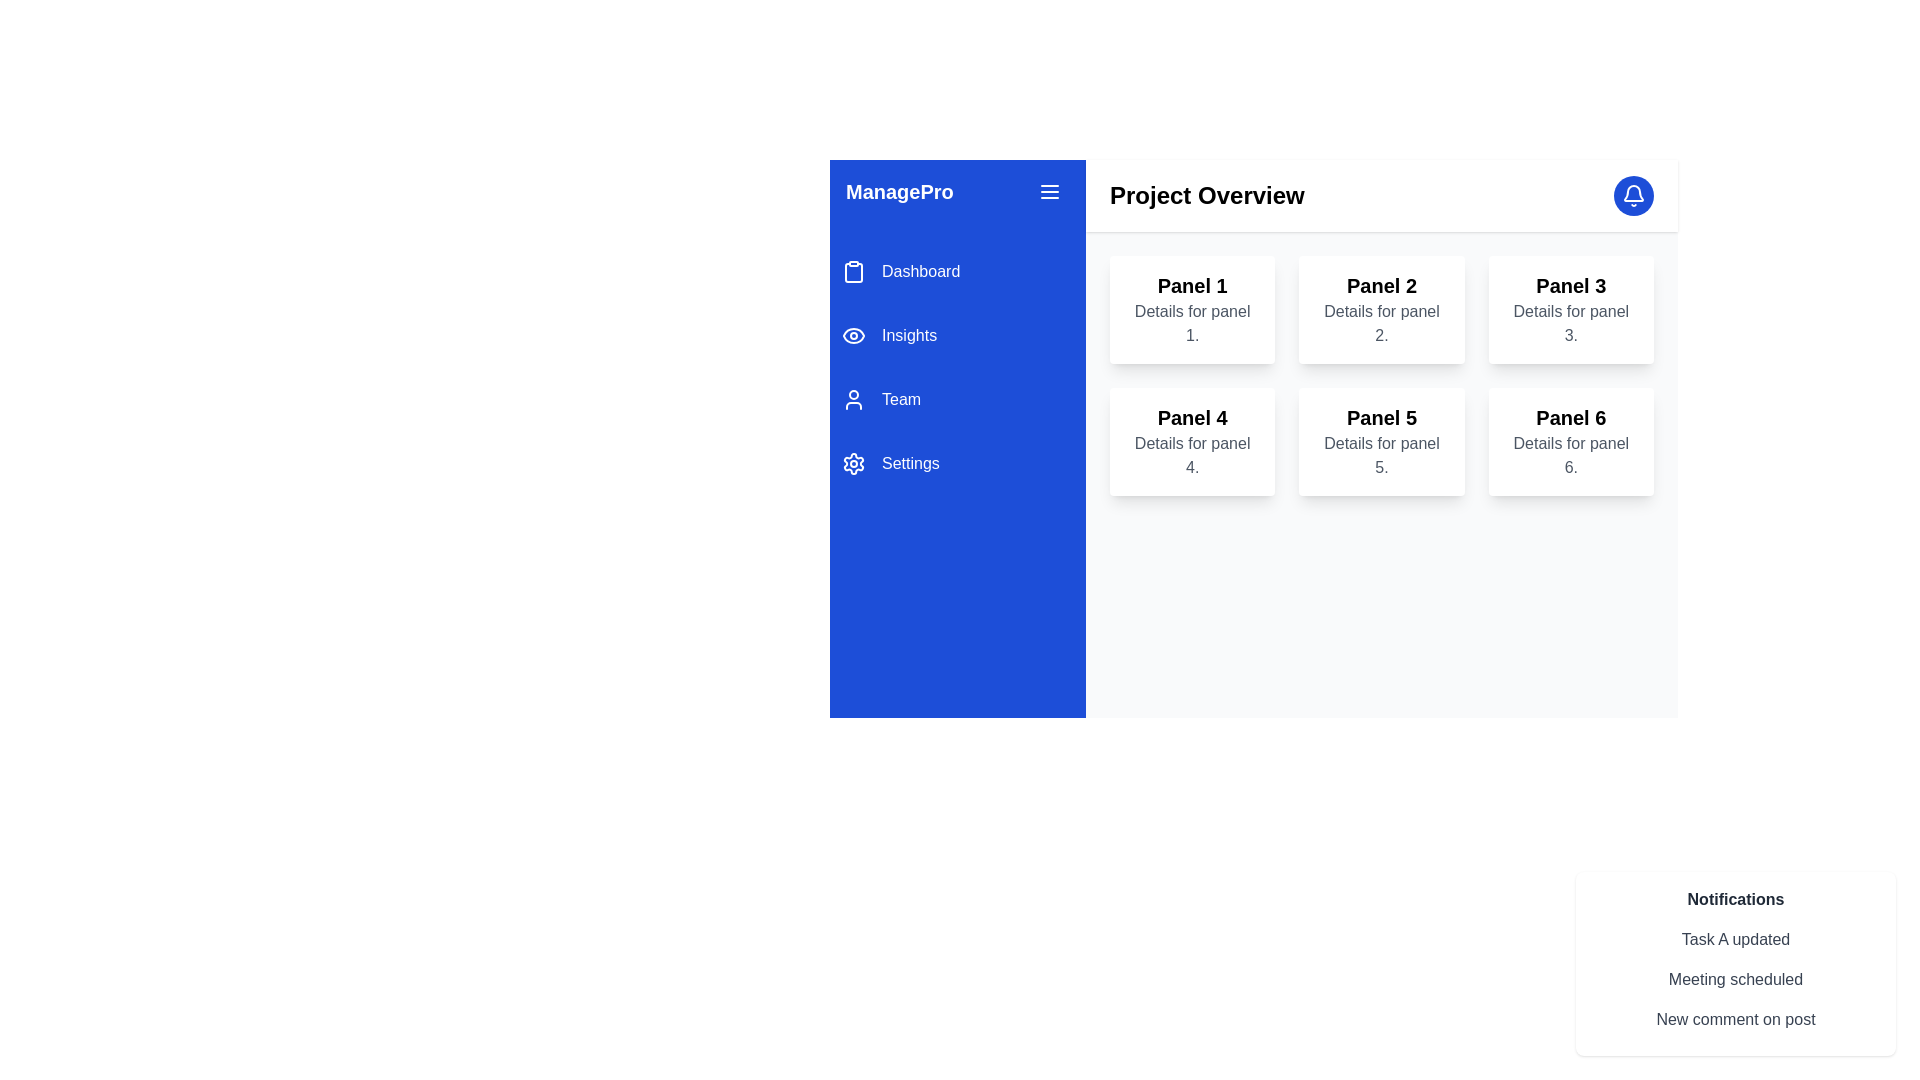  Describe the element at coordinates (854, 400) in the screenshot. I see `the user icon` at that location.